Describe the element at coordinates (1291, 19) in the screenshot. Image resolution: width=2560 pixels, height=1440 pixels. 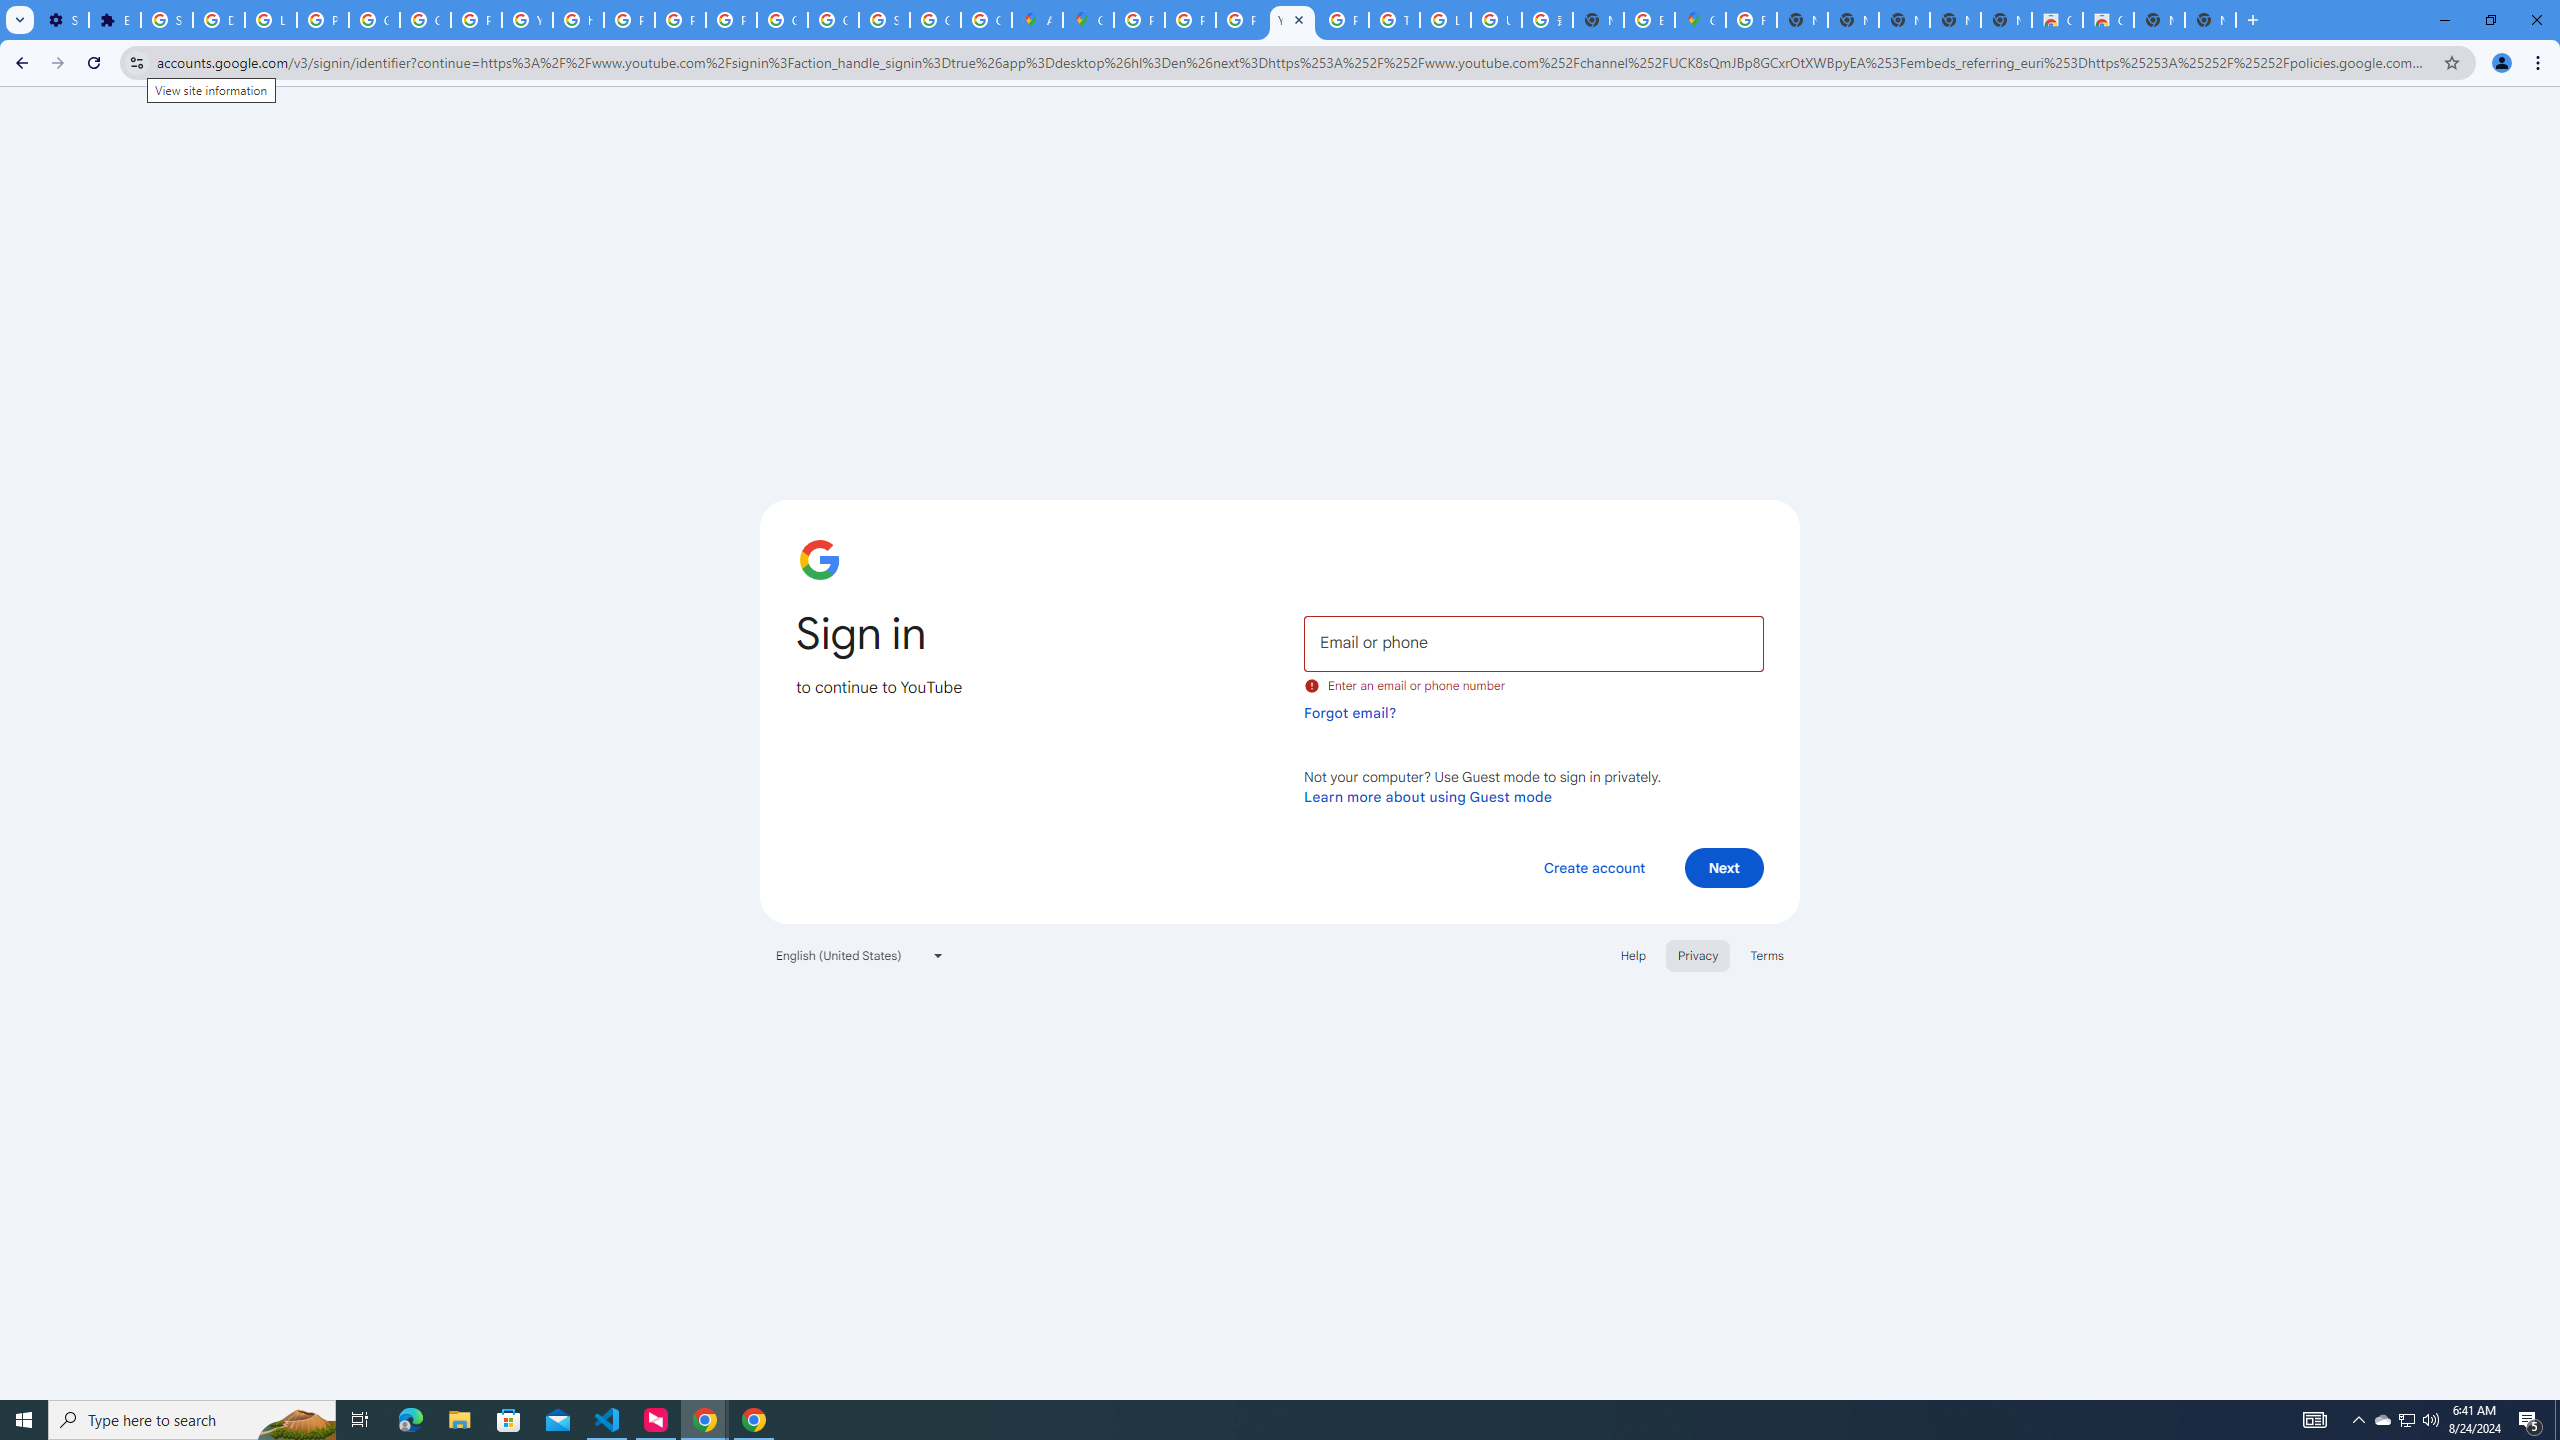
I see `'YouTube'` at that location.